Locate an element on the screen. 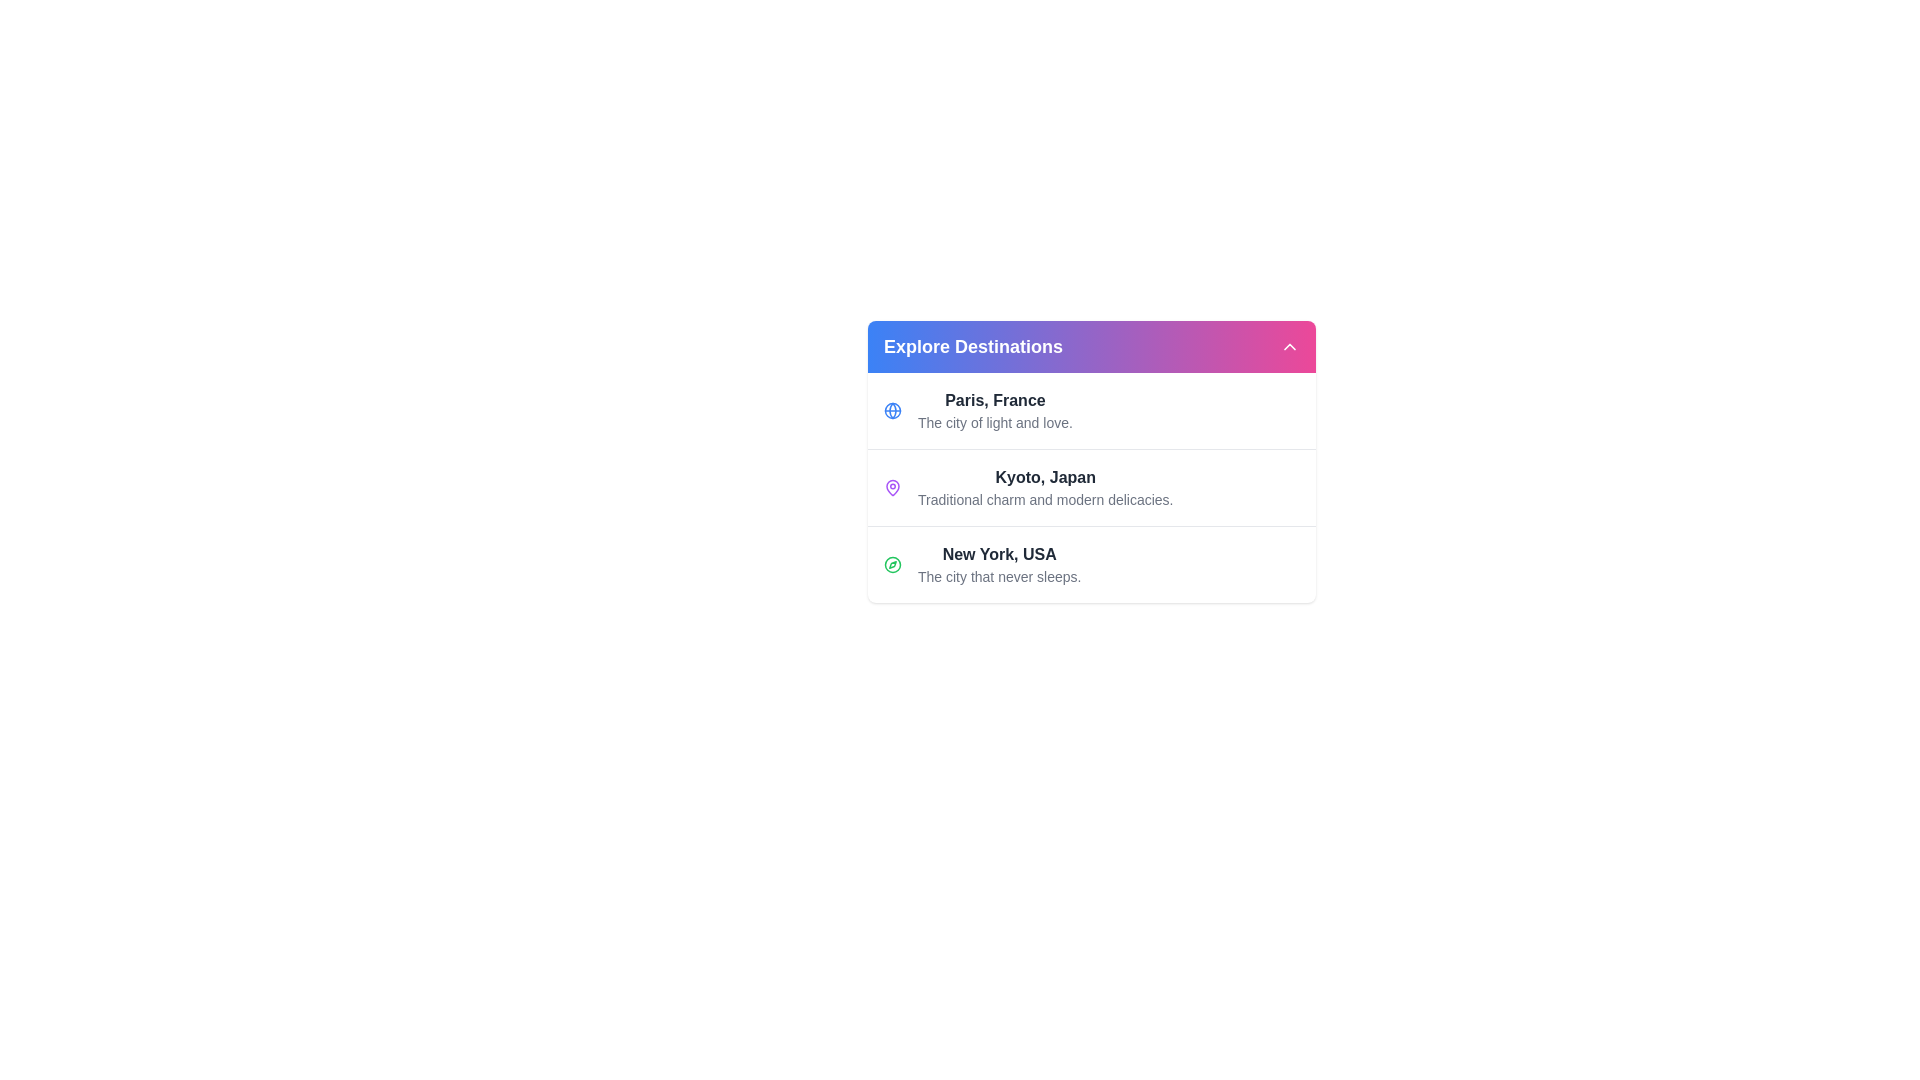 This screenshot has width=1920, height=1080. the green compass-like icon located to the left of the New York, USA list entry is located at coordinates (891, 564).